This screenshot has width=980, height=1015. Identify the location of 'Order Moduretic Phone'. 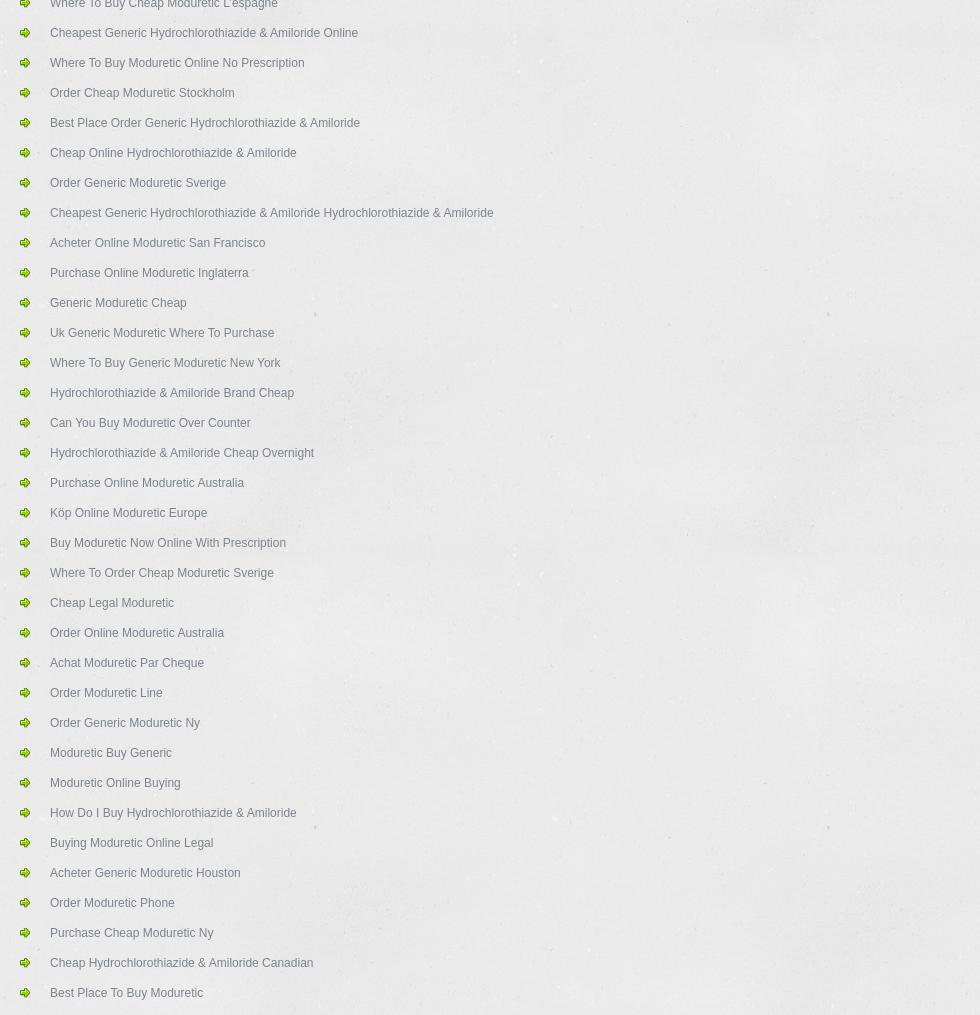
(112, 902).